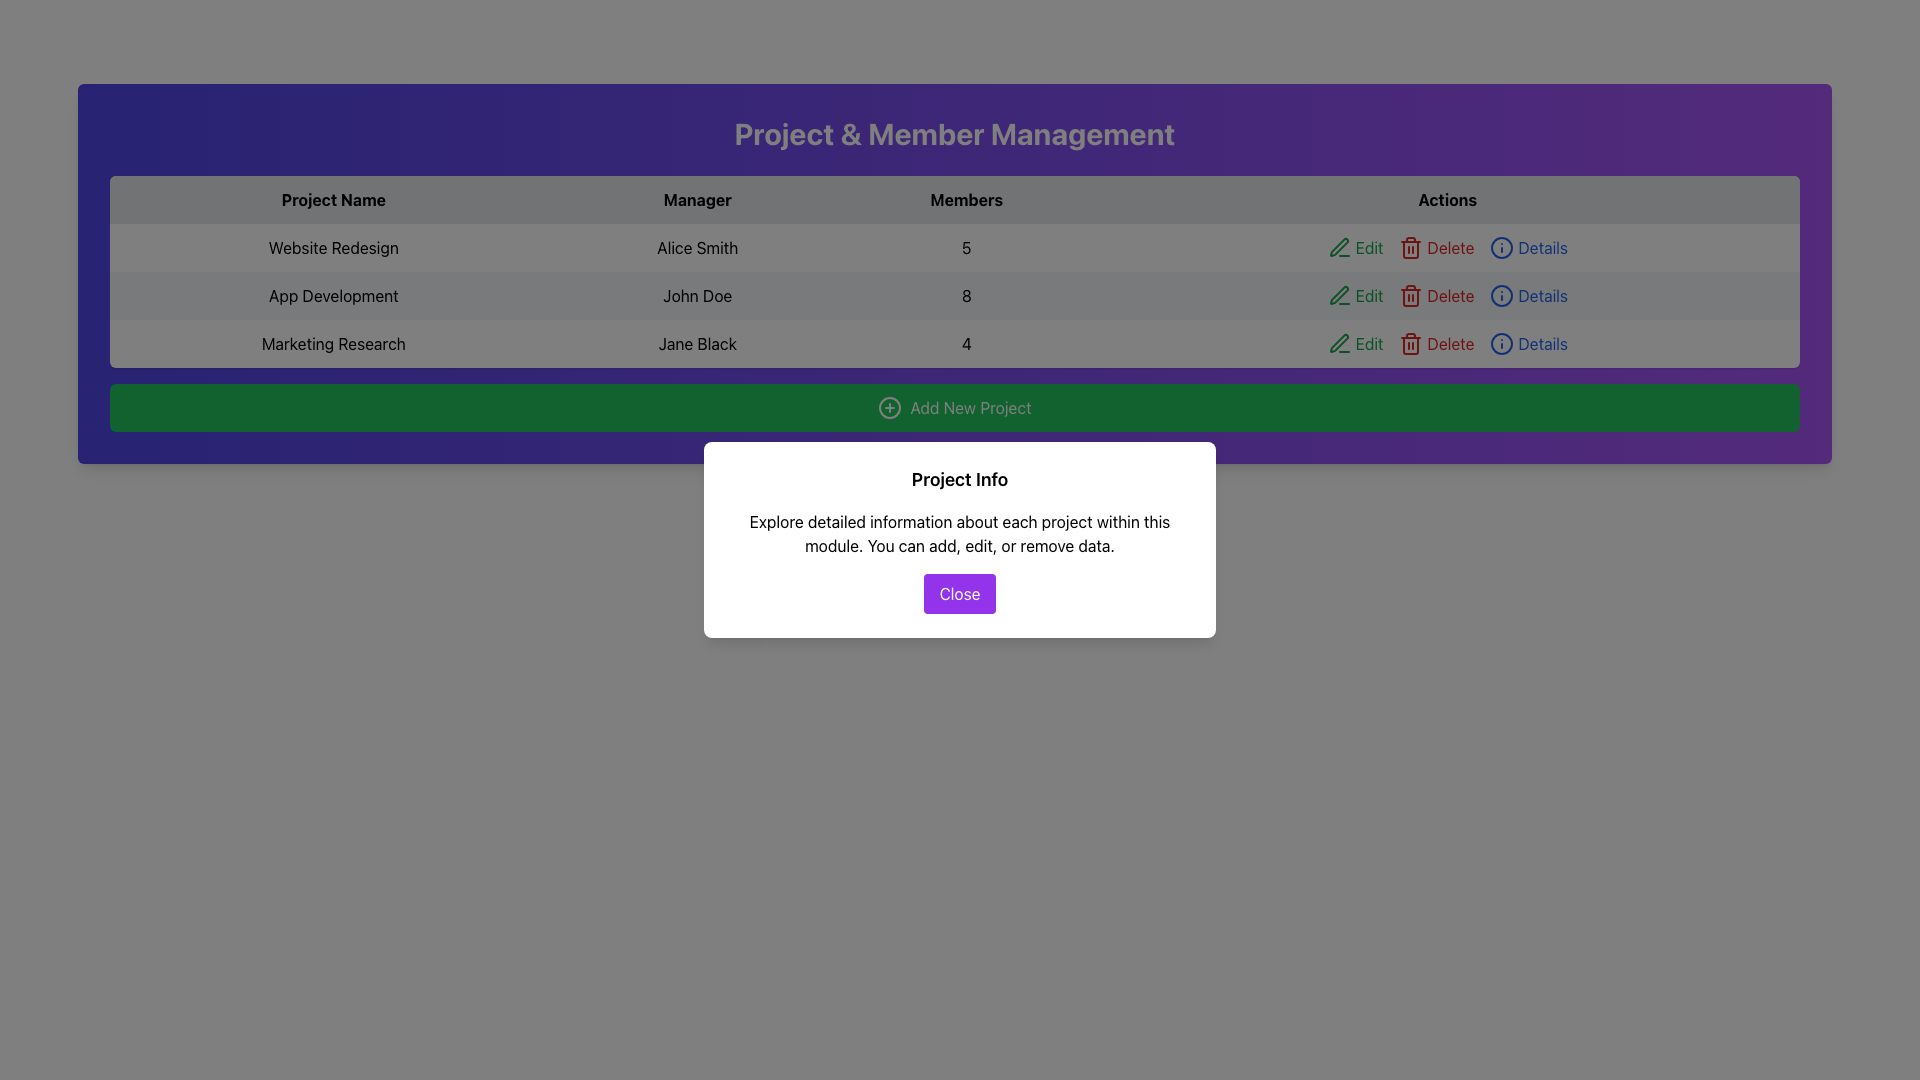 The height and width of the screenshot is (1080, 1920). Describe the element at coordinates (1355, 246) in the screenshot. I see `the 'Edit' button located in the first position of the action group in the third row of the table under the 'Actions' column` at that location.